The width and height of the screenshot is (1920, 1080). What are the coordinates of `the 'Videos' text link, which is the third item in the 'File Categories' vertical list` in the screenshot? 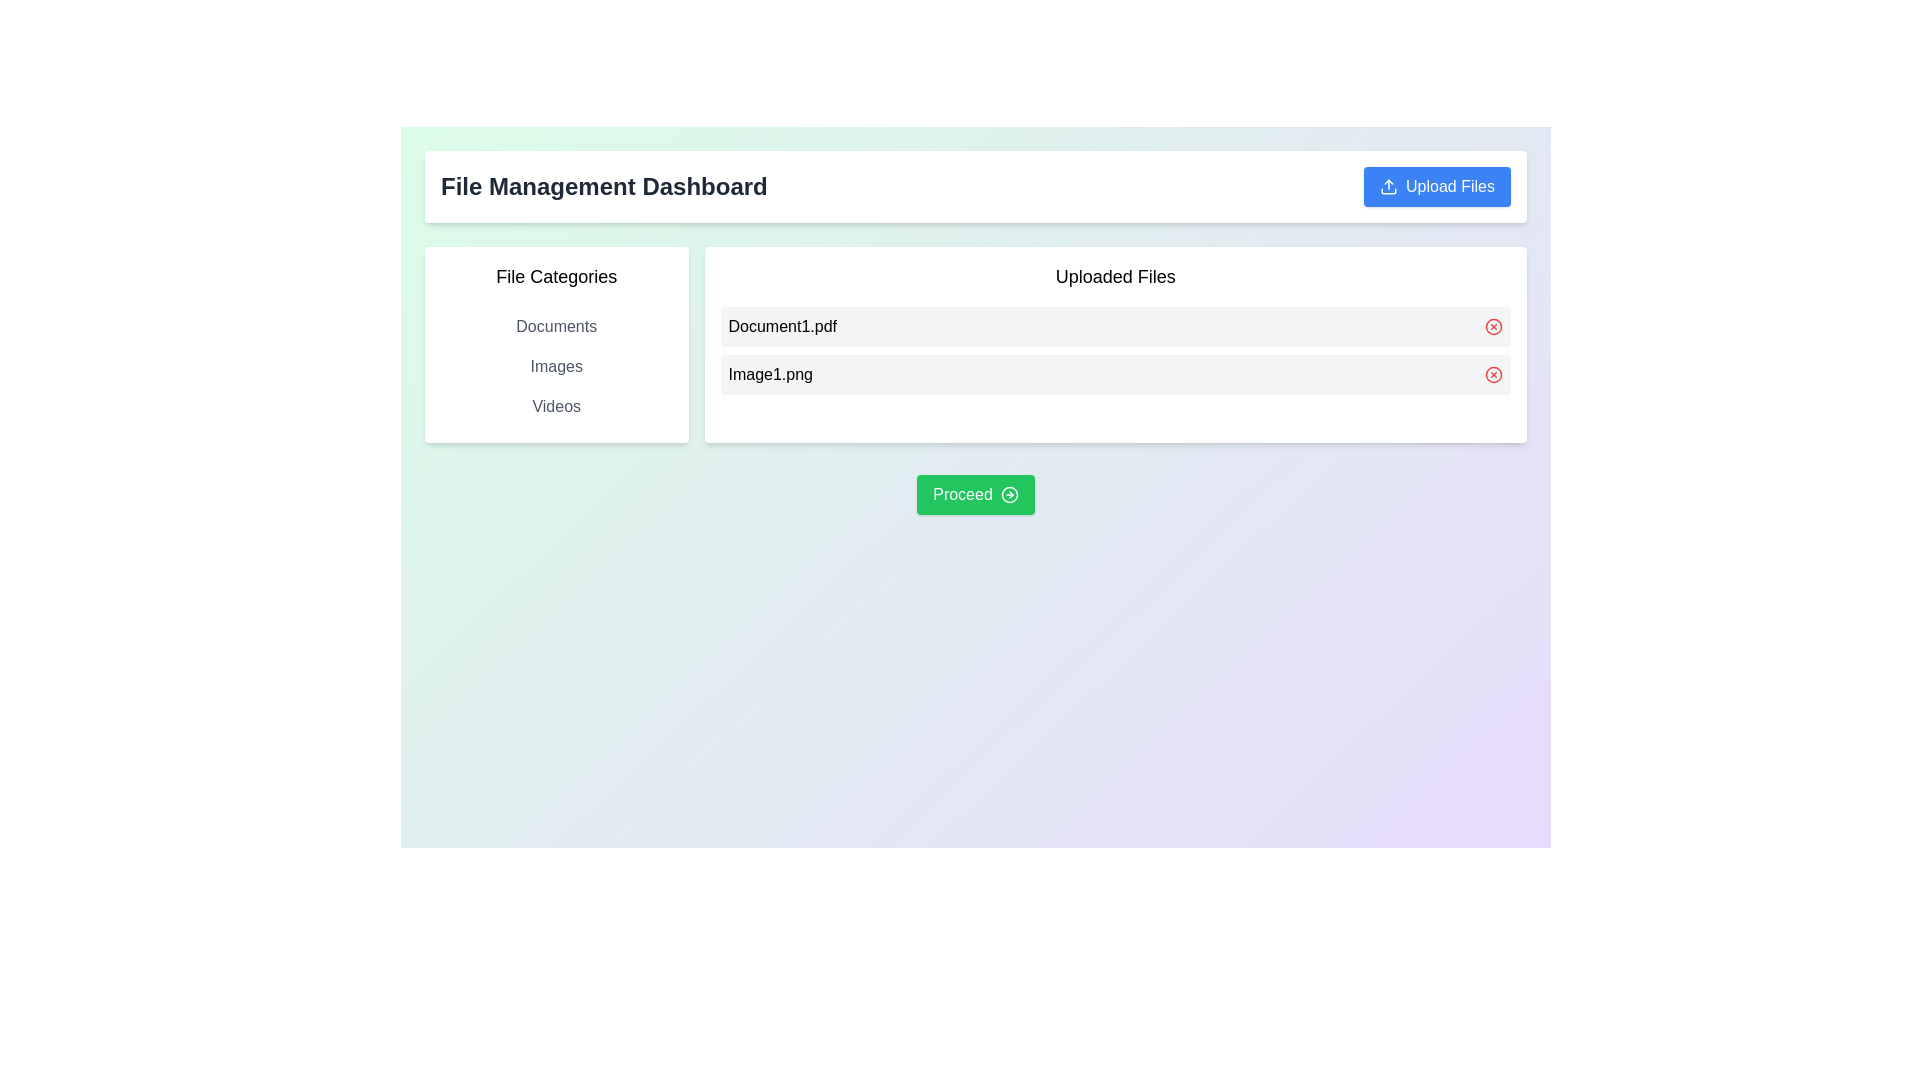 It's located at (556, 406).